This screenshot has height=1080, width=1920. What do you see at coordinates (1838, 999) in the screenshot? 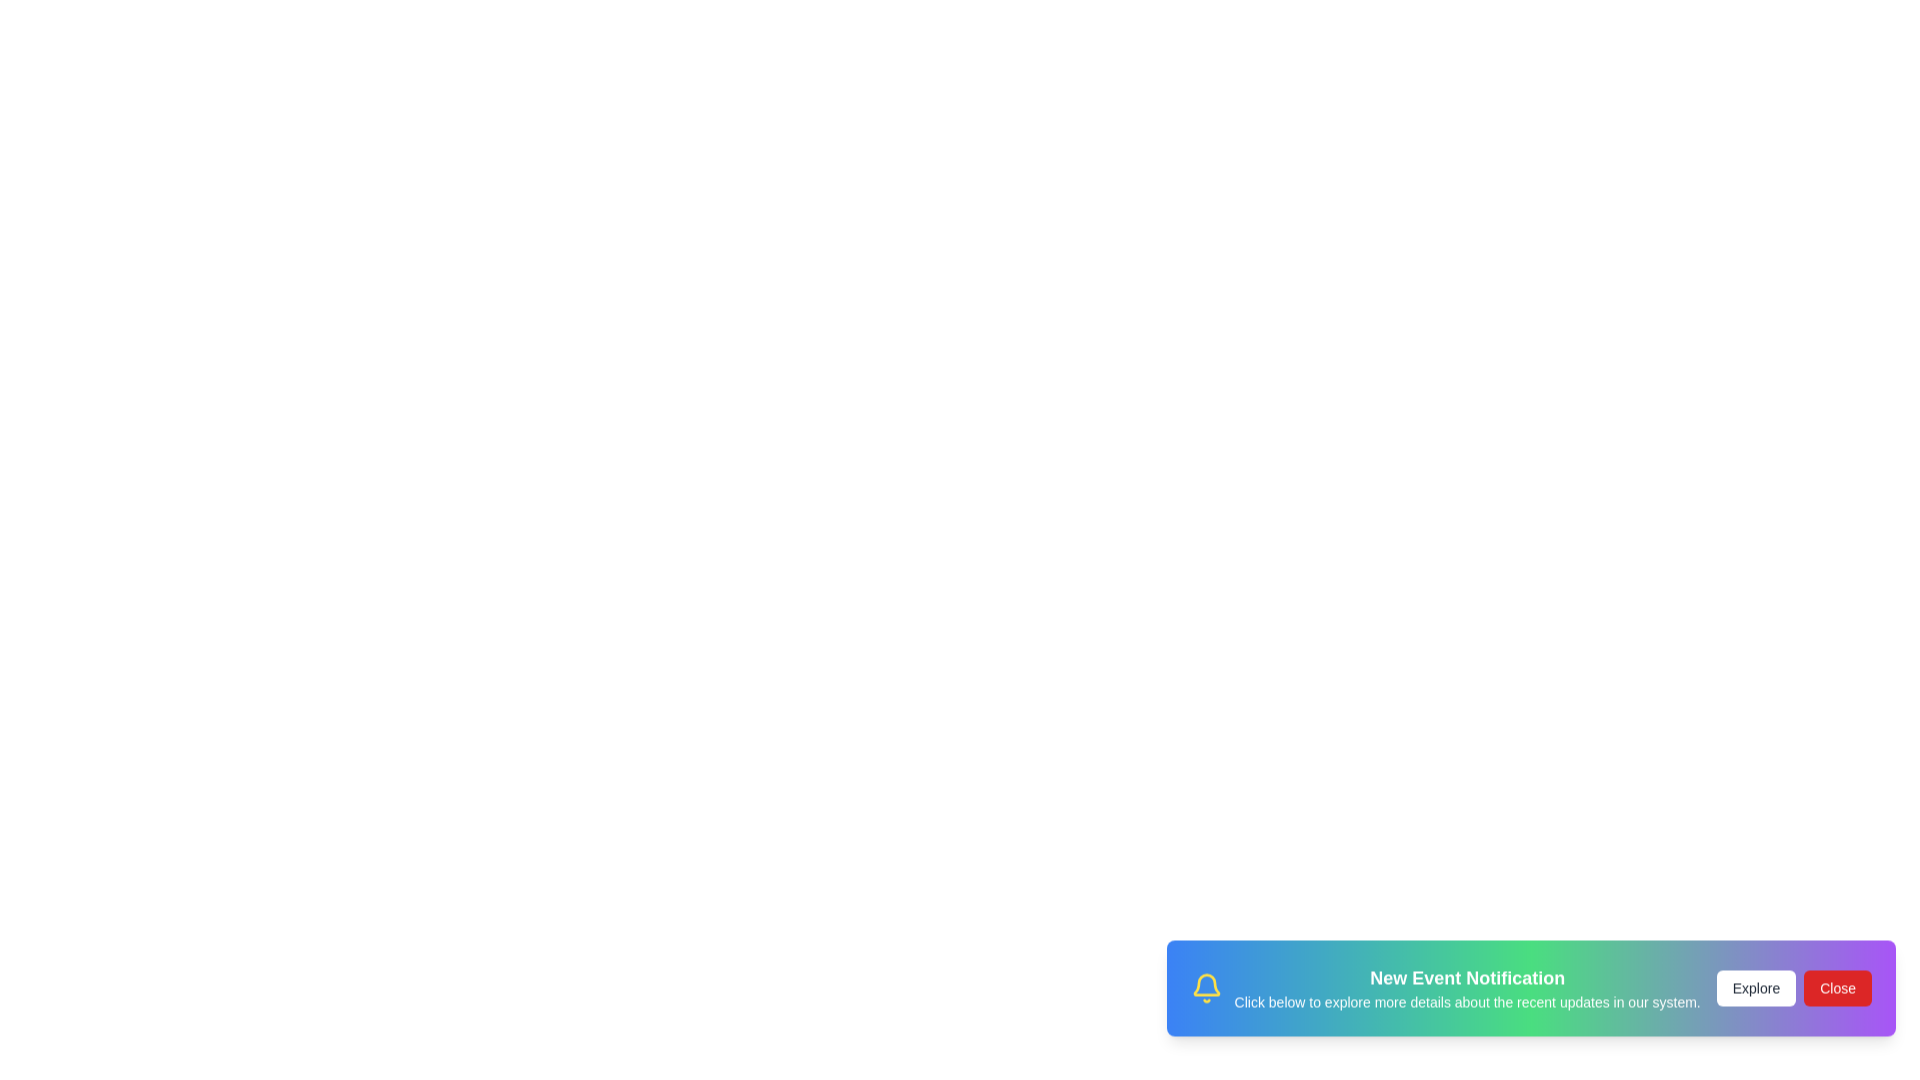
I see `the 'Close' button to hide the snackbar` at bounding box center [1838, 999].